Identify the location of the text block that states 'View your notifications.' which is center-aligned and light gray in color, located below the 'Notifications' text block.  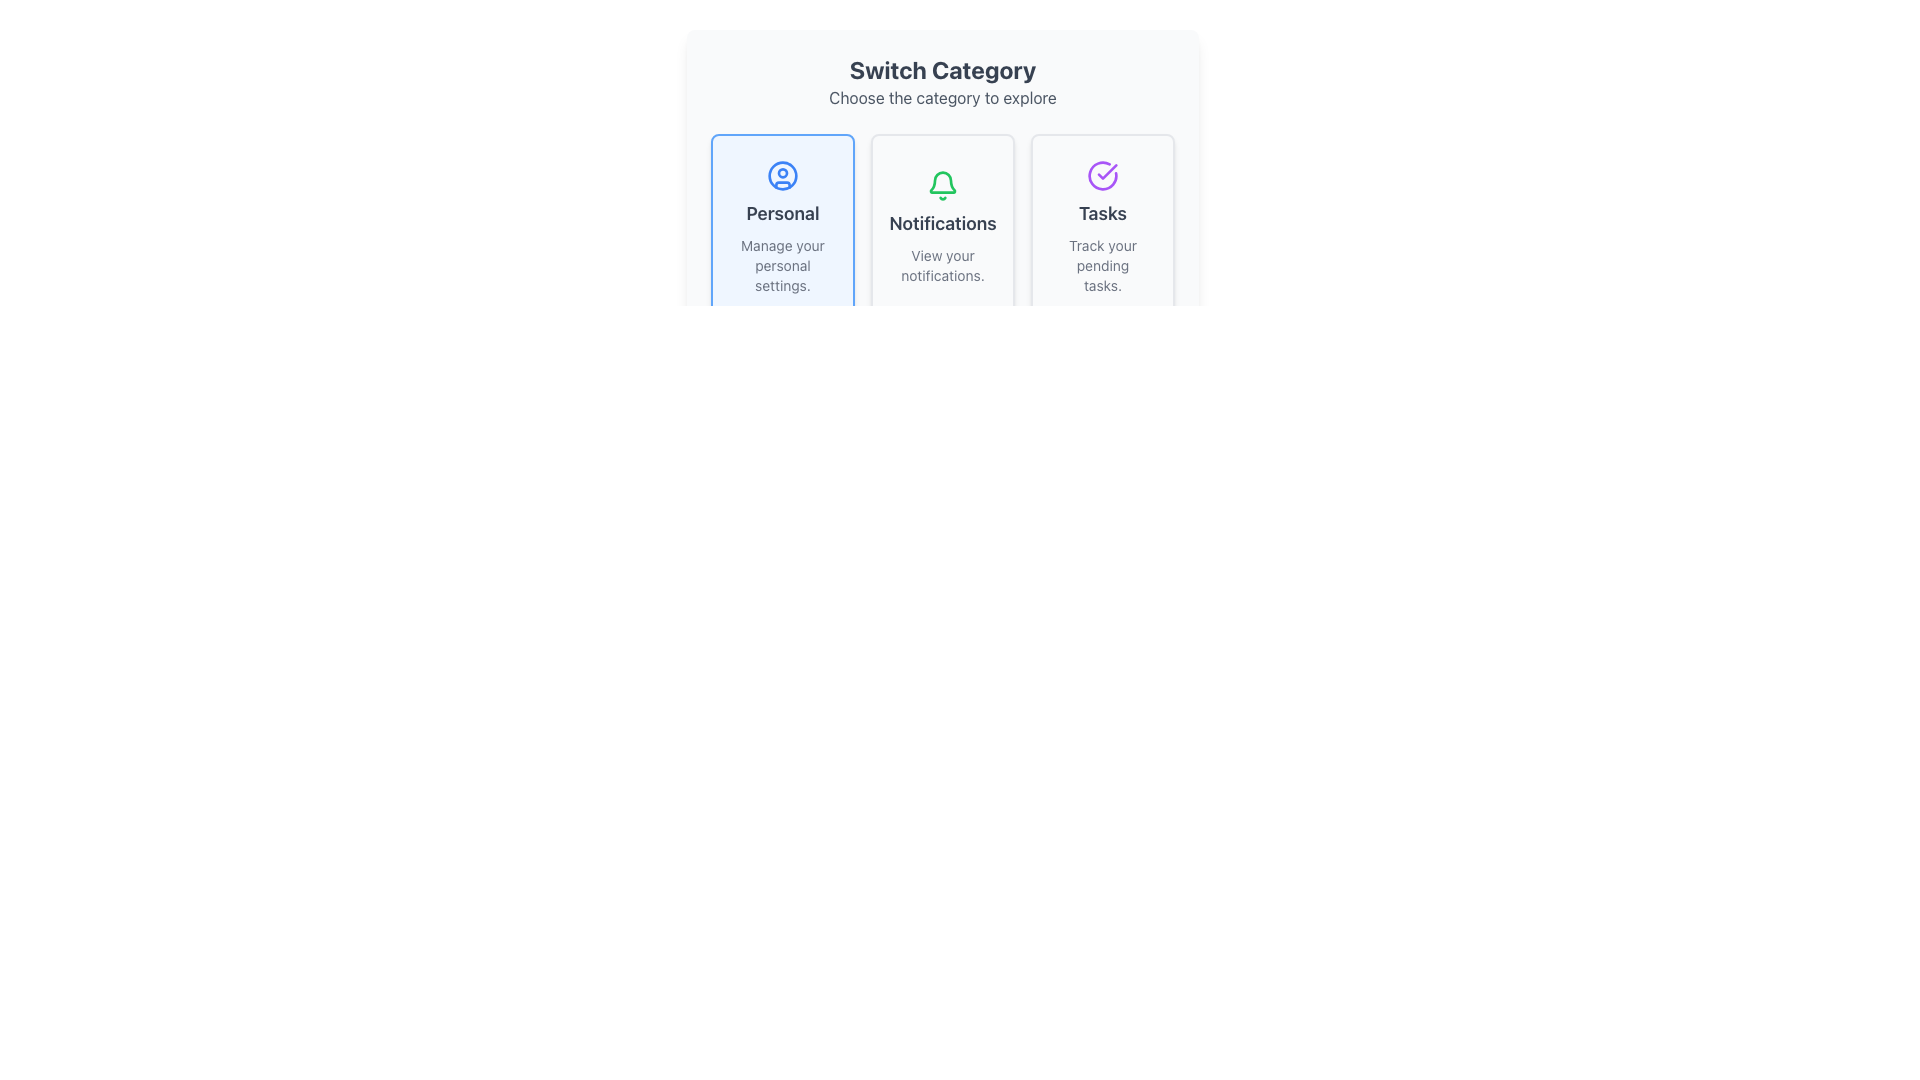
(941, 265).